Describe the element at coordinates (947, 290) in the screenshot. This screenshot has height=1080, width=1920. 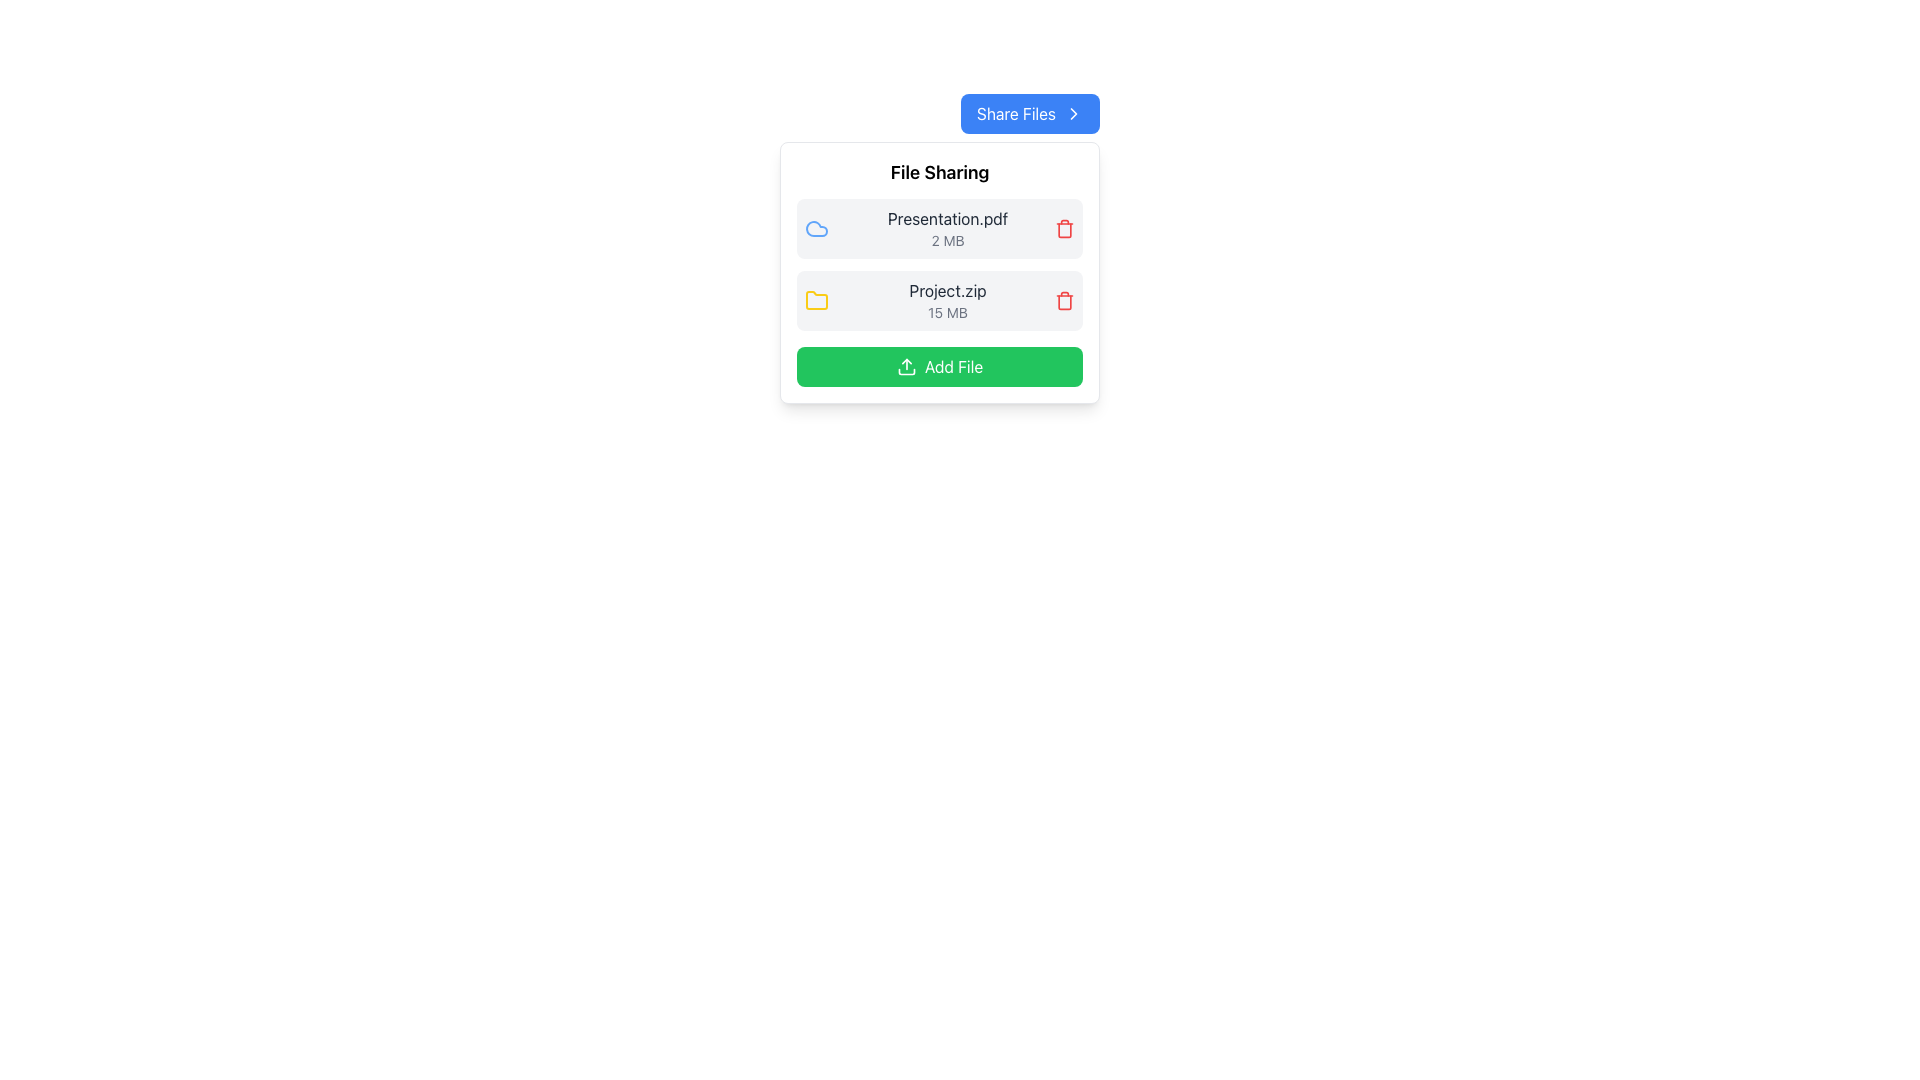
I see `static text element displaying the filename 'Project.zip', located between 'Presentation.pdf' and the 'Add File' button in the file sharing interface` at that location.